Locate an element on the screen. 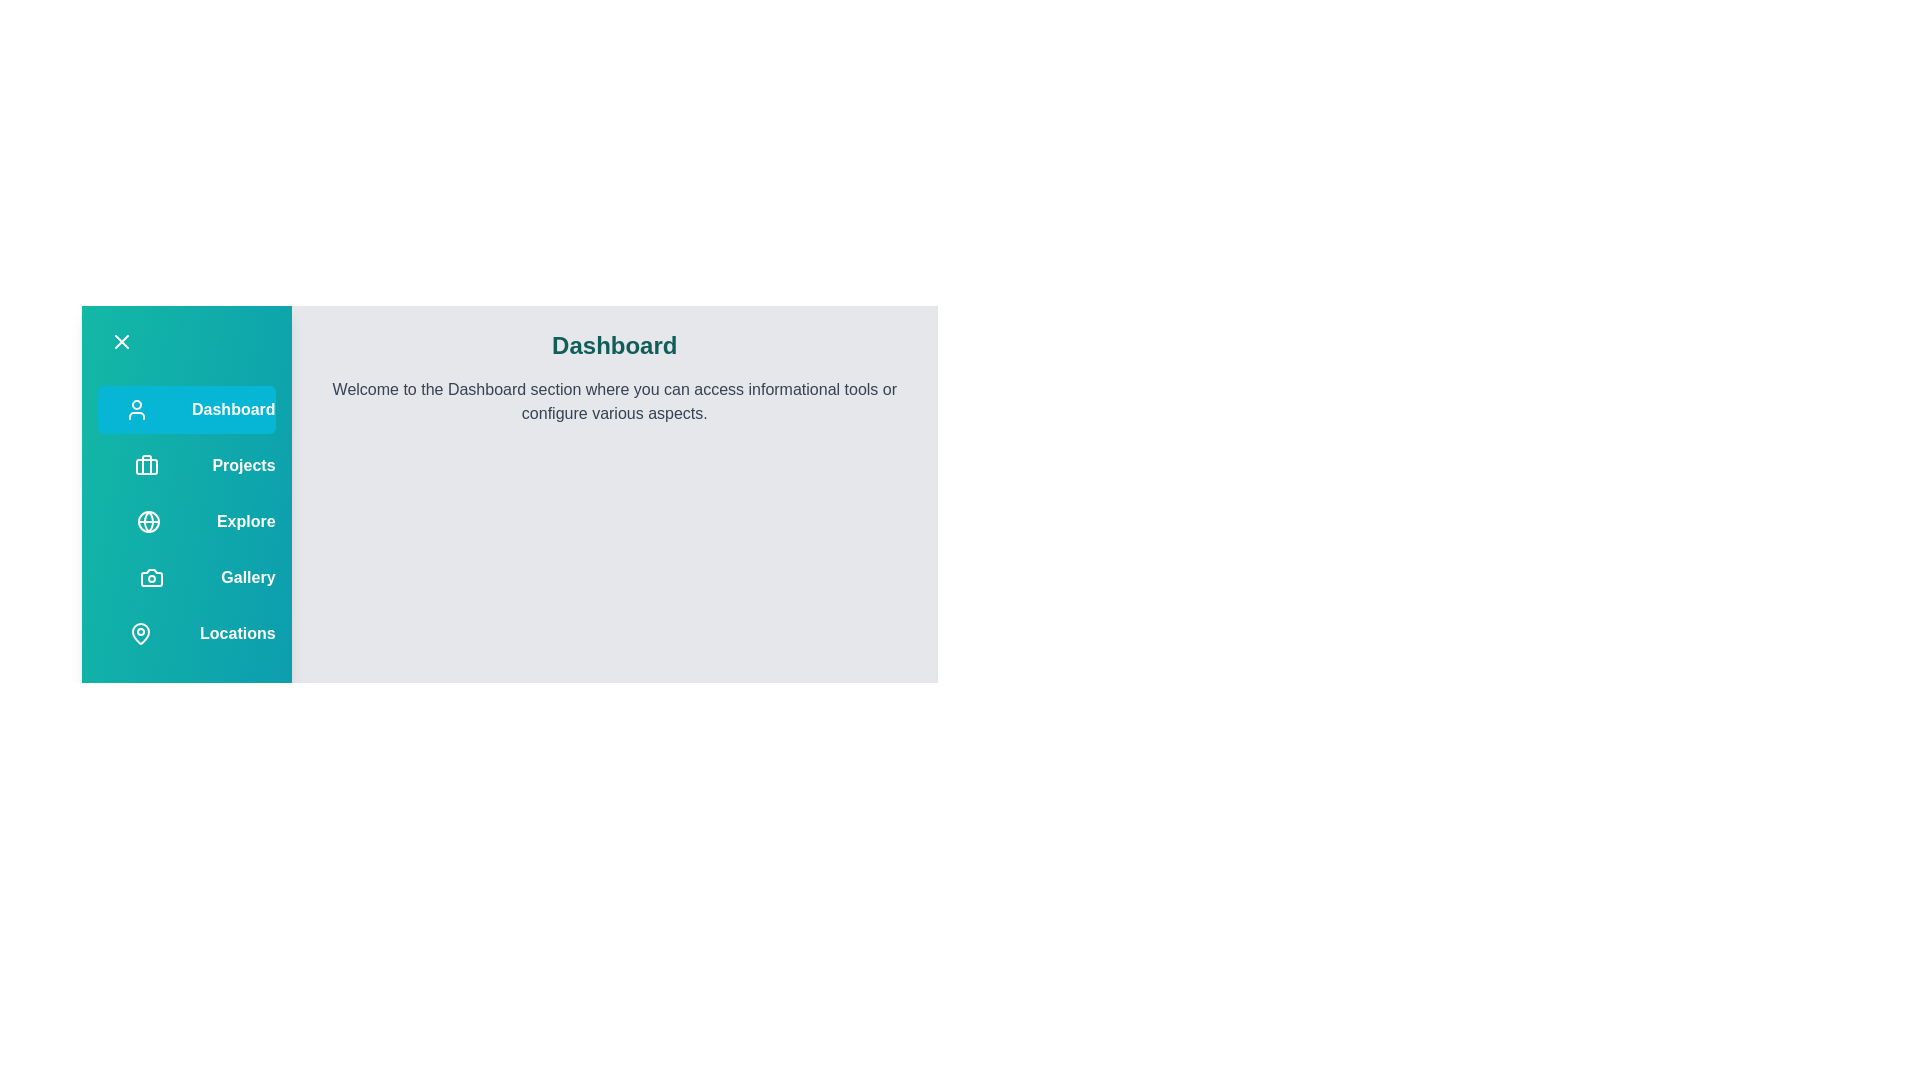  the content area displaying the welcome message is located at coordinates (613, 401).